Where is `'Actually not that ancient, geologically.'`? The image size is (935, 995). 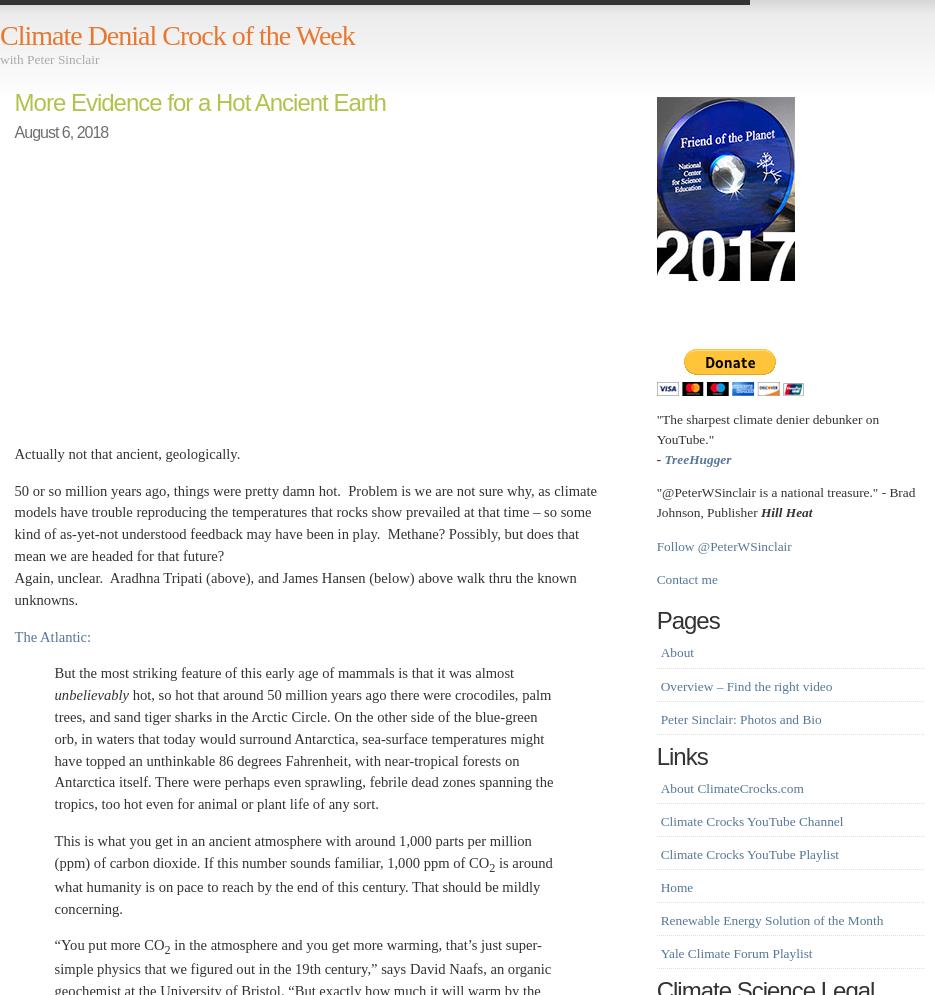
'Actually not that ancient, geologically.' is located at coordinates (125, 453).